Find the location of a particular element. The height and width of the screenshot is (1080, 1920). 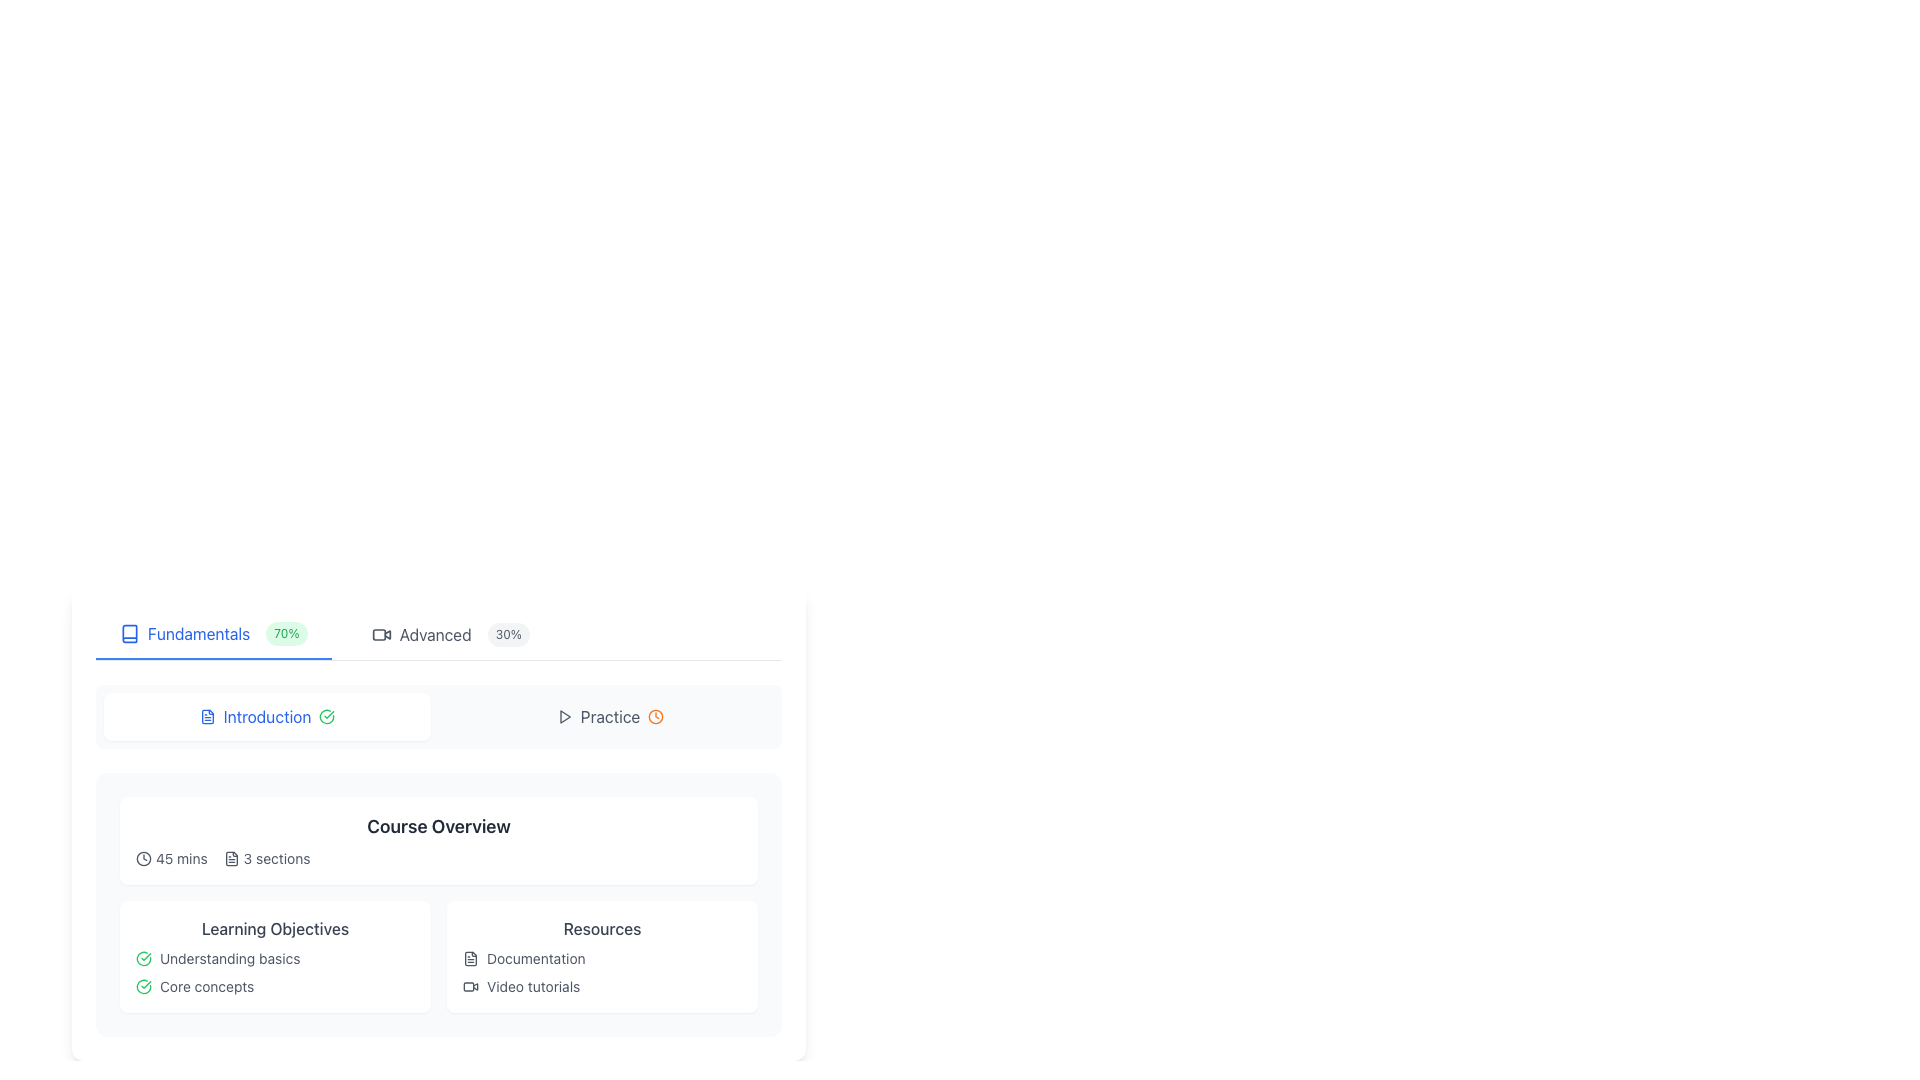

the 'Advanced' segment of the horizontal segmented tab bar is located at coordinates (437, 635).